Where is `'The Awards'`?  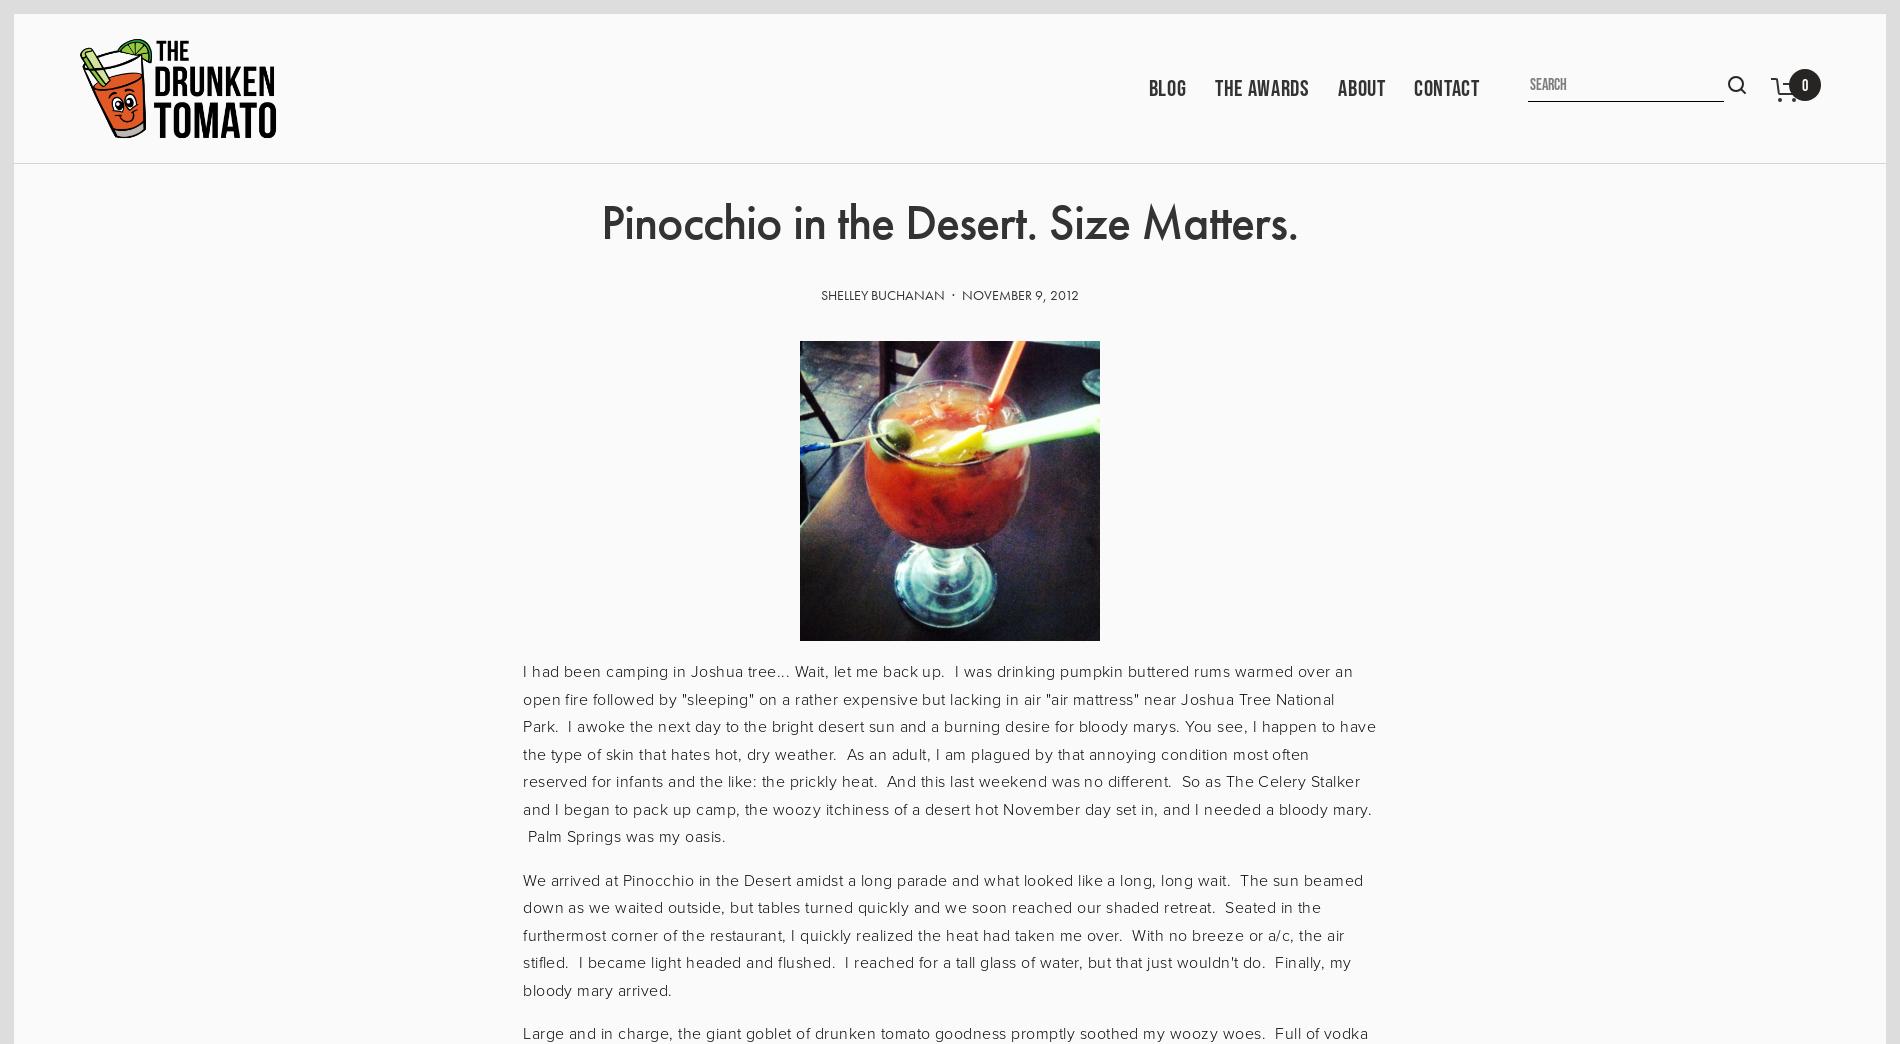
'The Awards' is located at coordinates (1260, 86).